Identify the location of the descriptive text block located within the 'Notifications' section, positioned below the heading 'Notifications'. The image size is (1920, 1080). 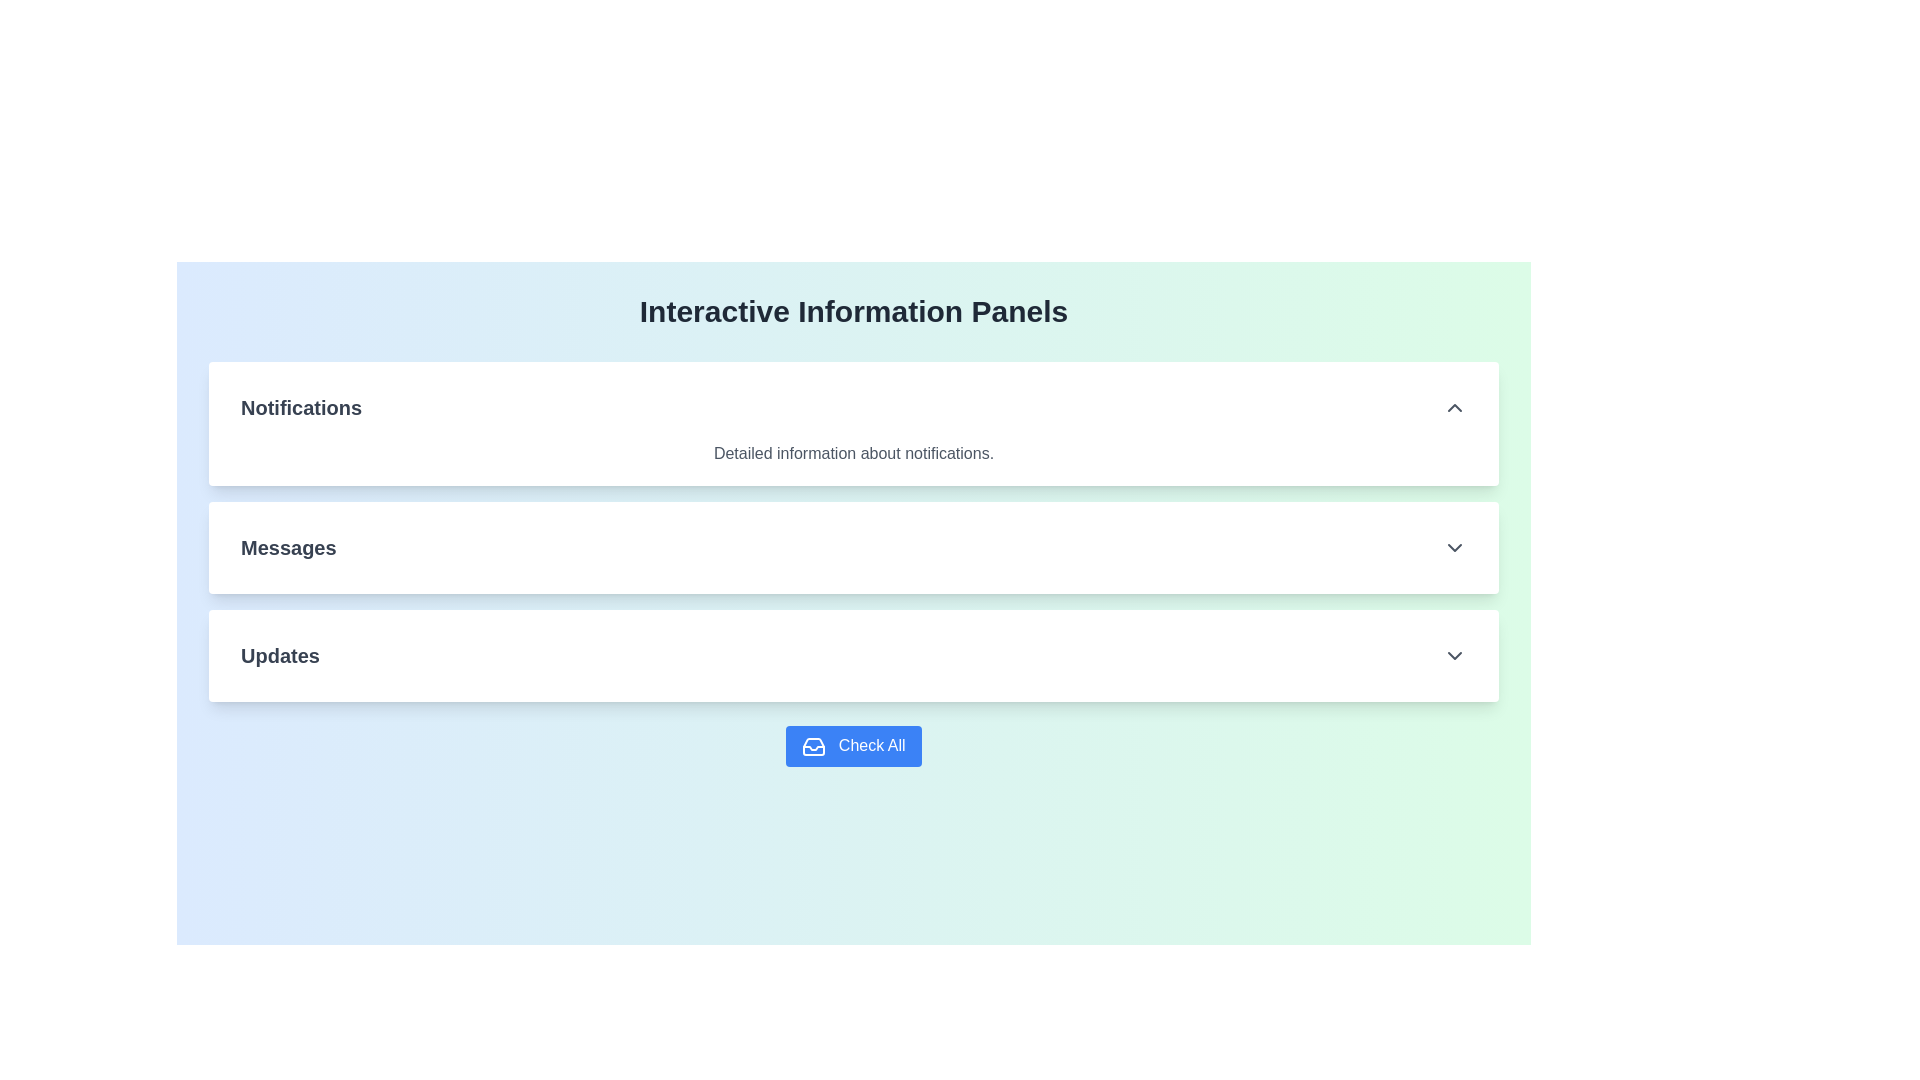
(854, 454).